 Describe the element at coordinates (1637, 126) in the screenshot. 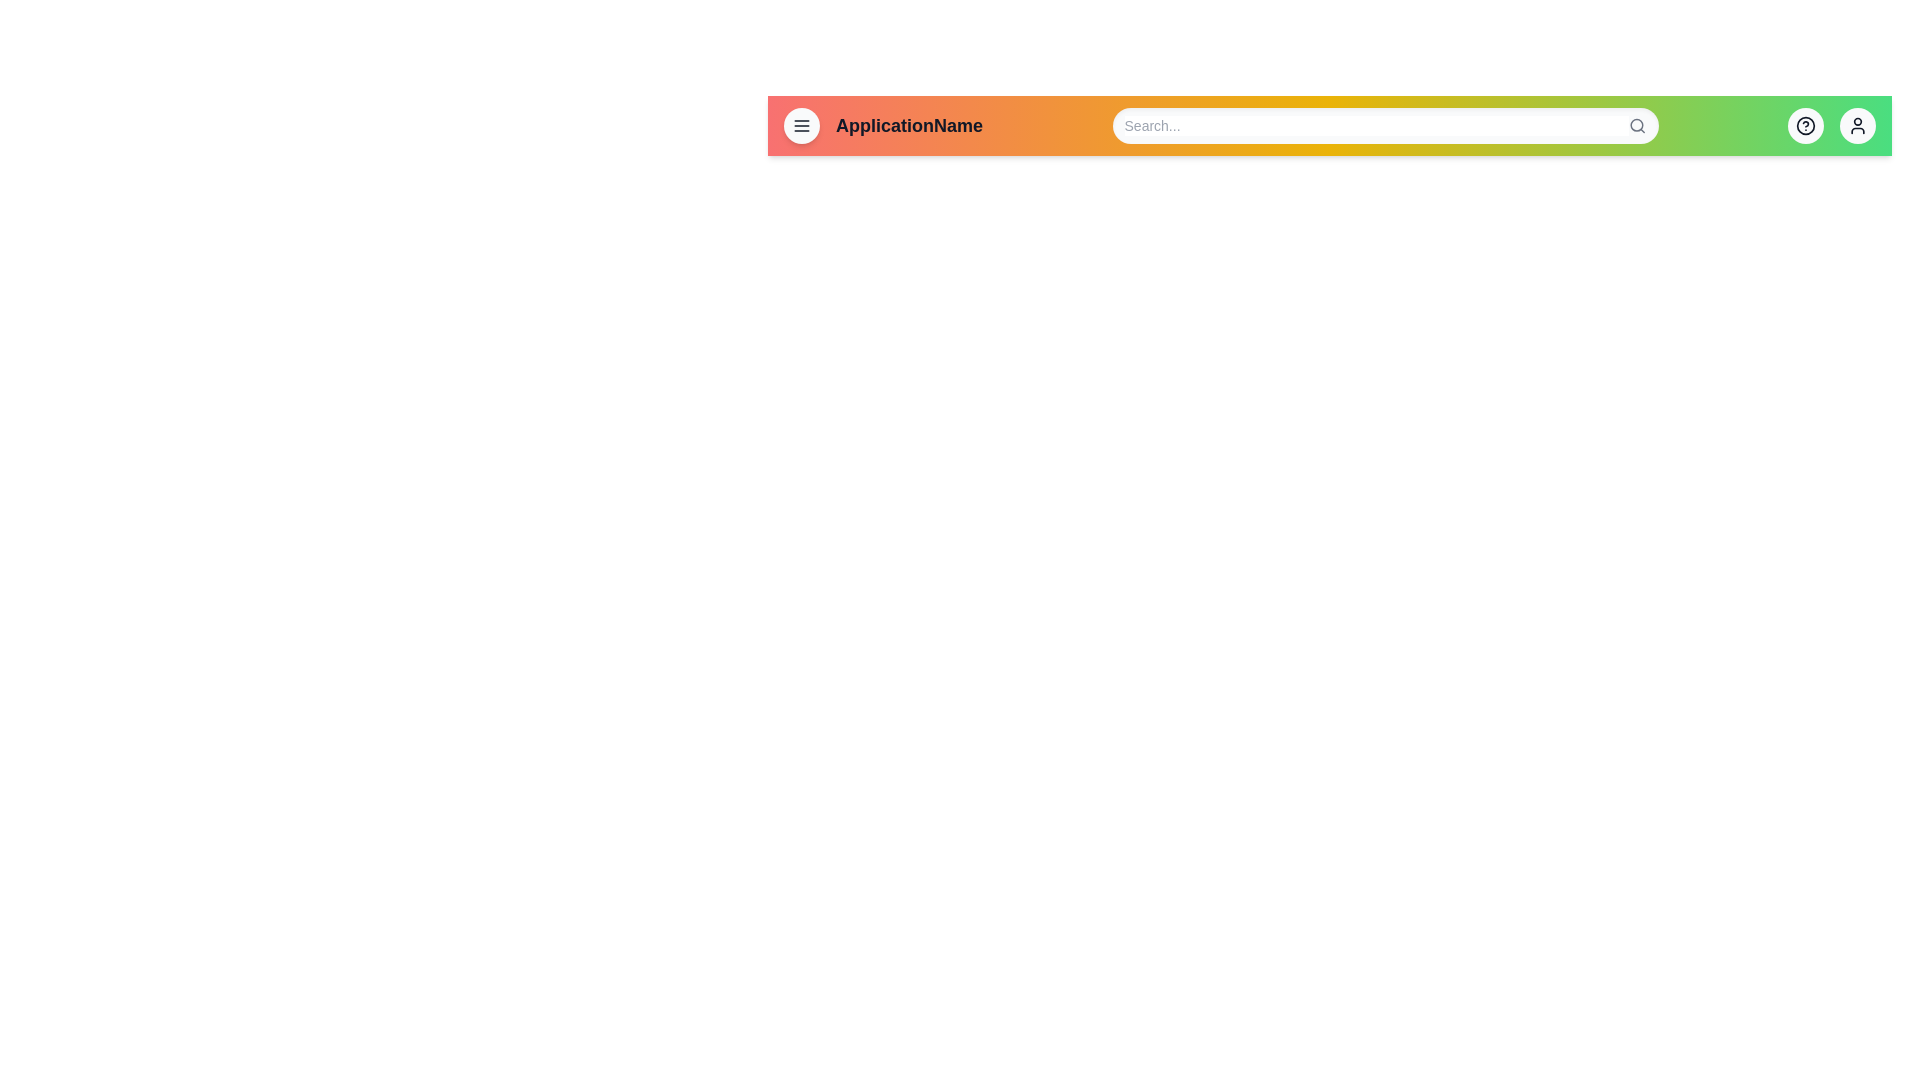

I see `the search icon to submit the search query` at that location.